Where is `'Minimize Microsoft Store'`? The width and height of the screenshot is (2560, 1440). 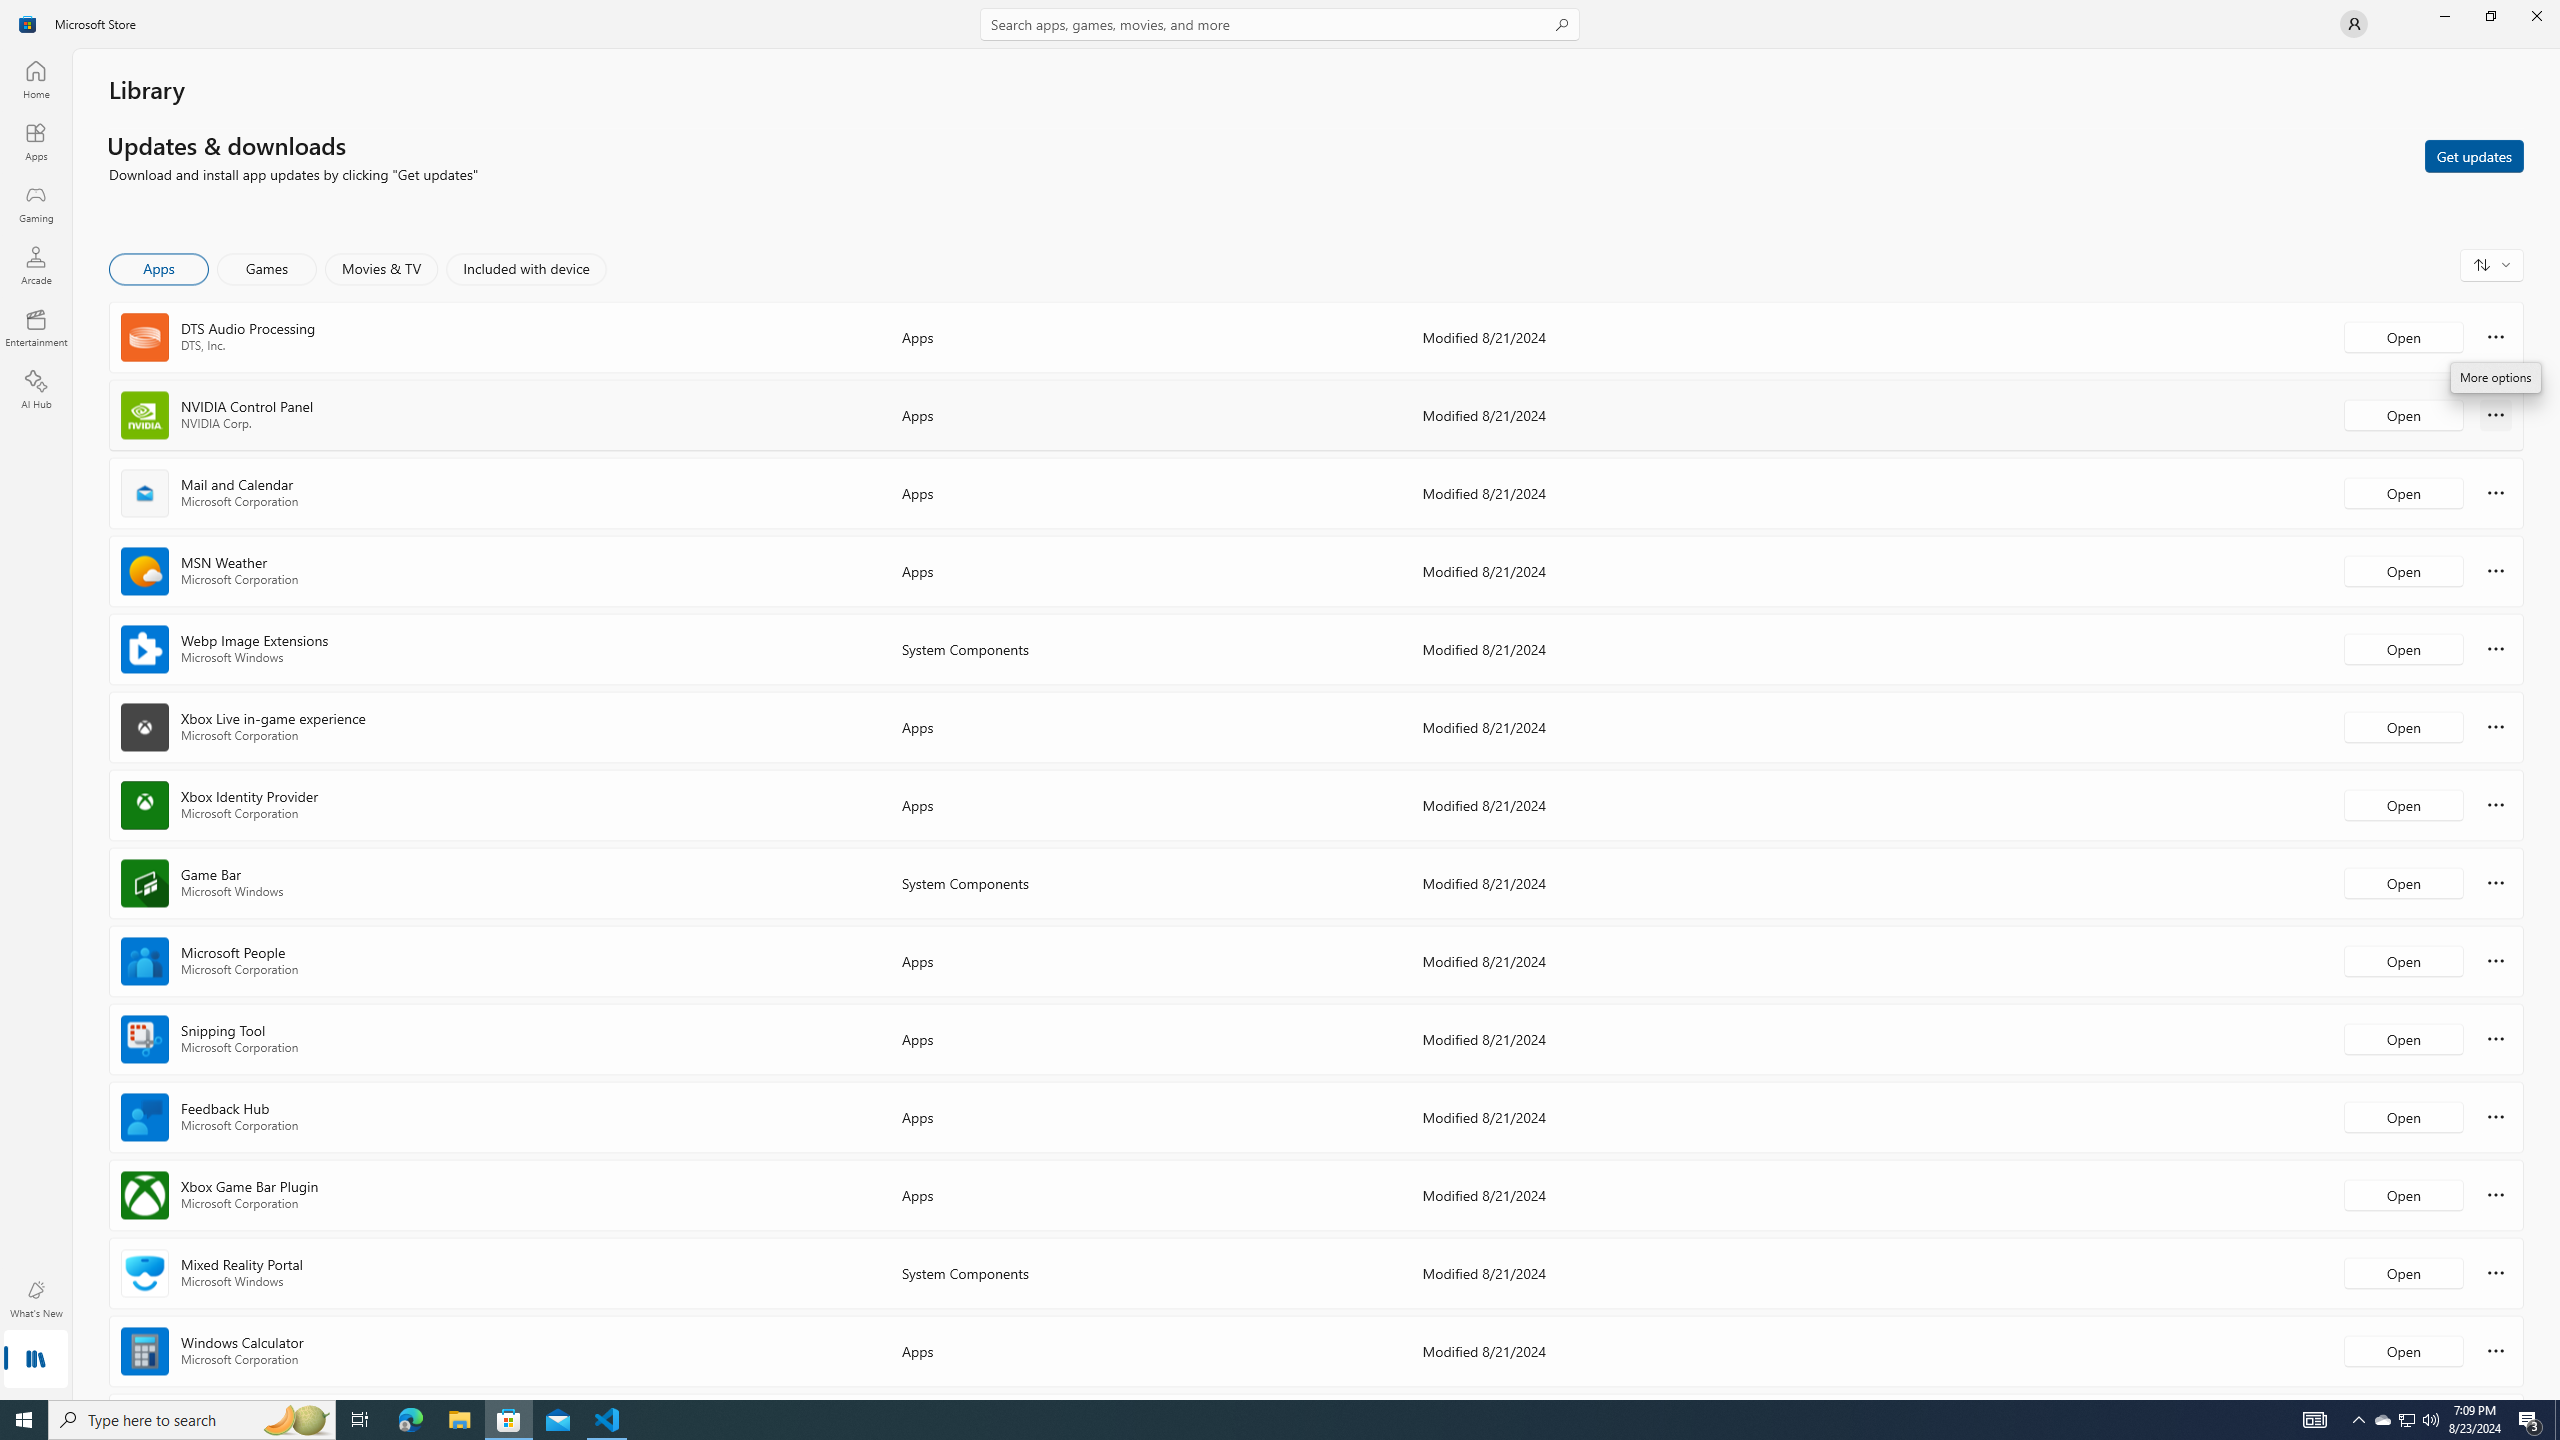 'Minimize Microsoft Store' is located at coordinates (2443, 15).